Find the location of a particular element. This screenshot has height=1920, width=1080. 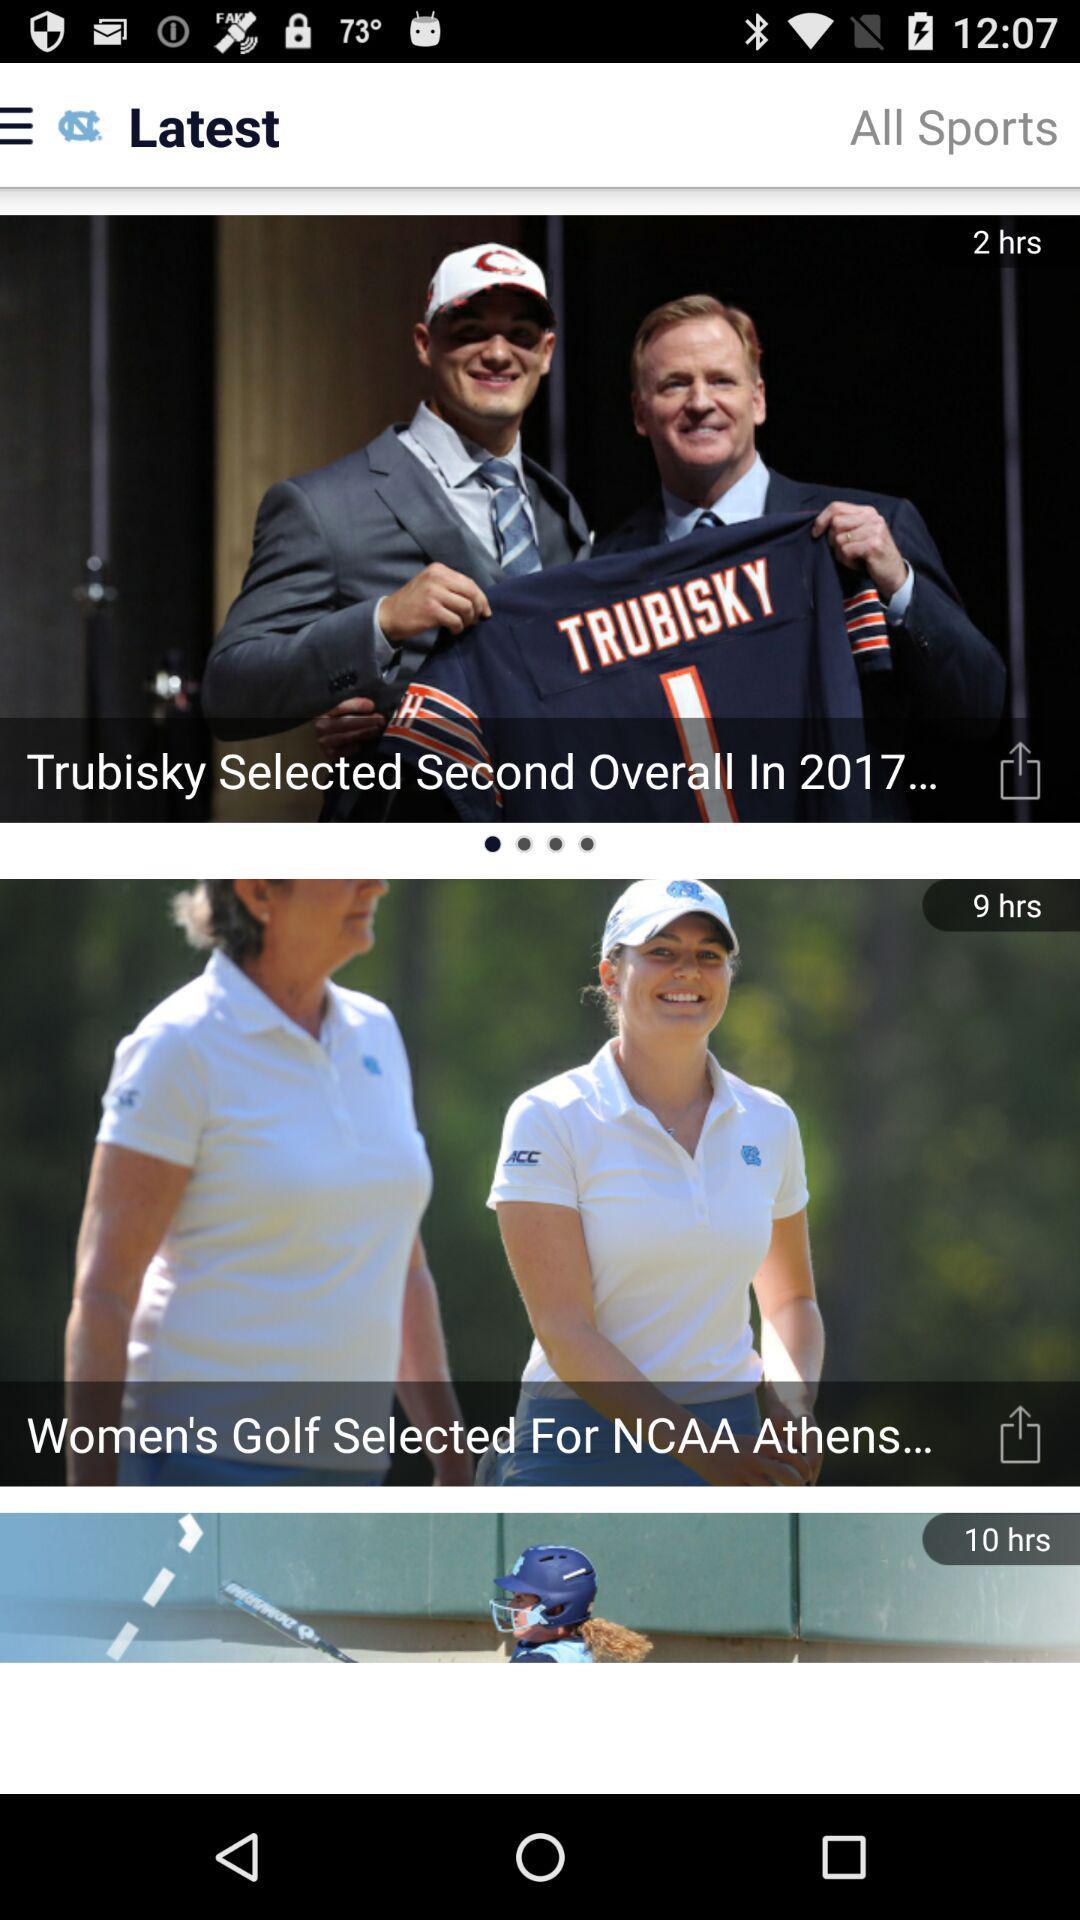

the all sports is located at coordinates (953, 124).